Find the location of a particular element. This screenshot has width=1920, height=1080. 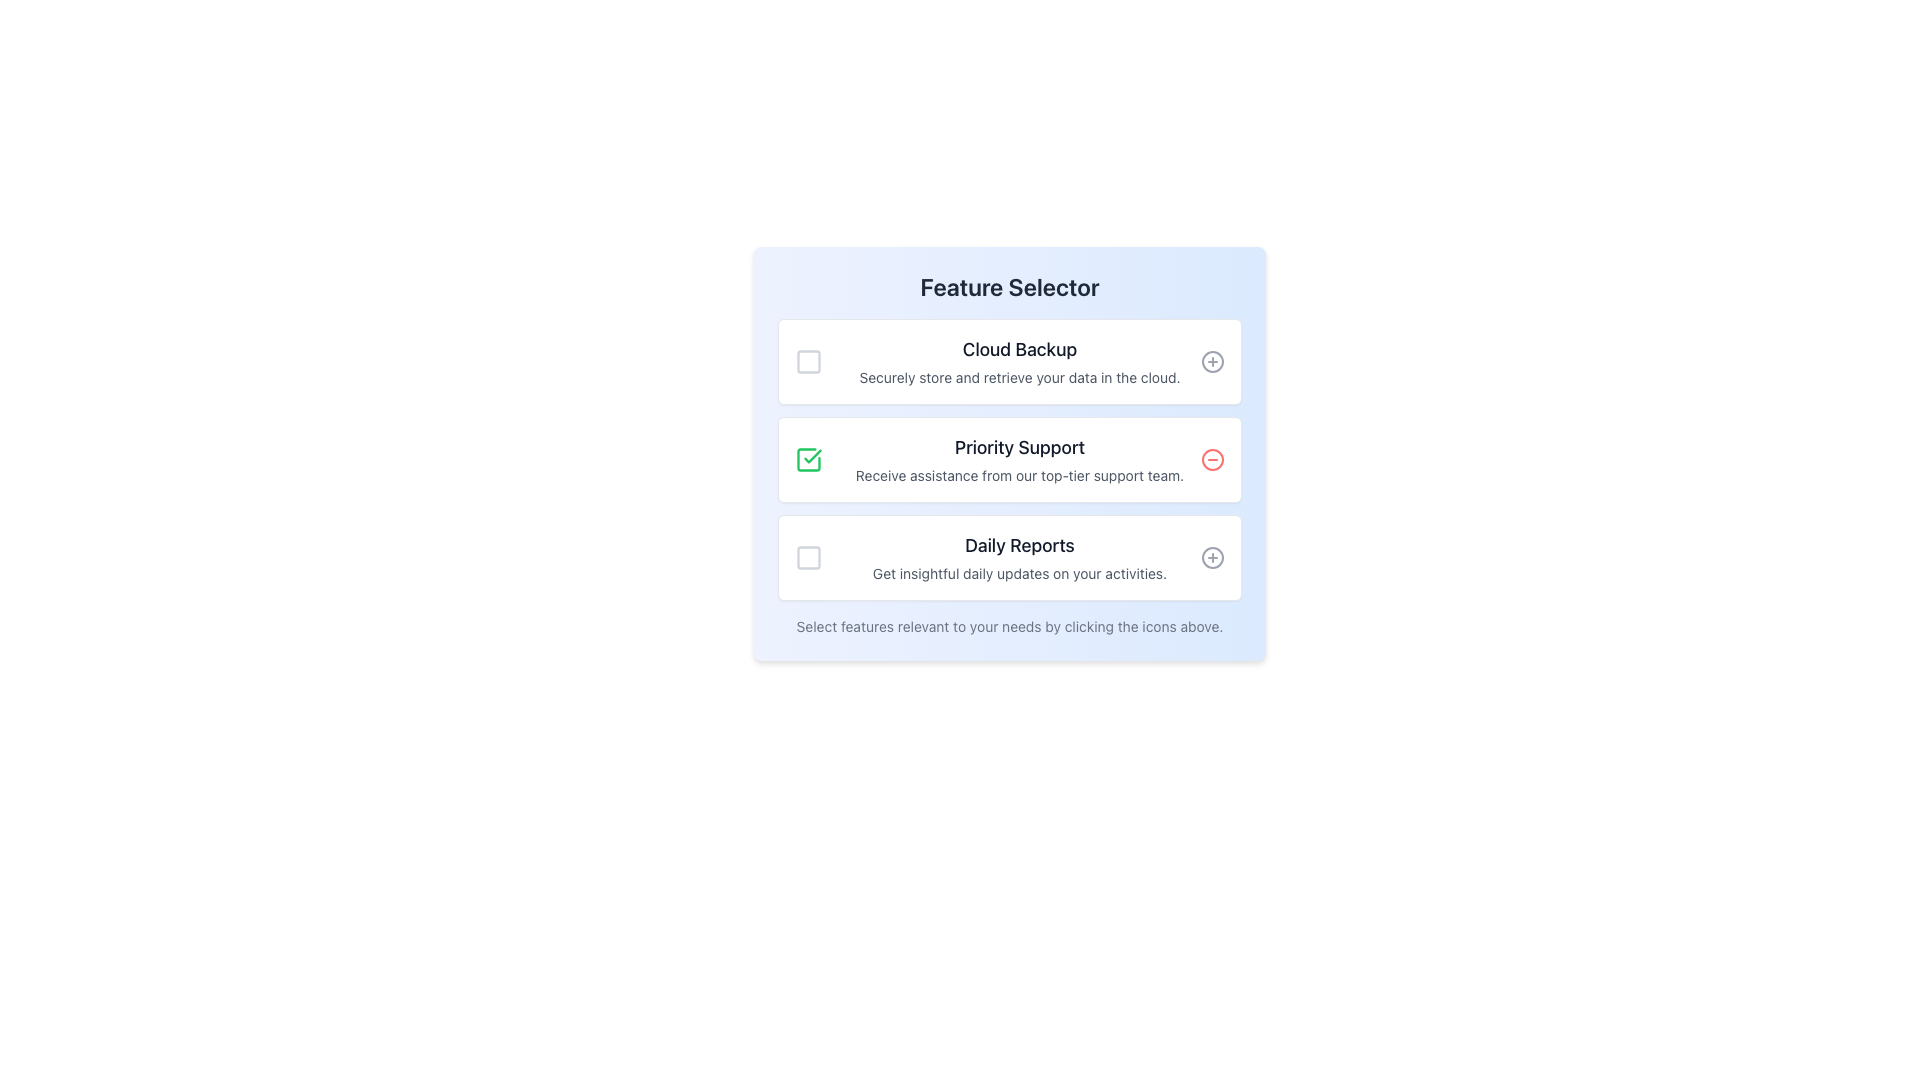

the interactive checkbox for the 'Daily Reports' feature is located at coordinates (809, 558).